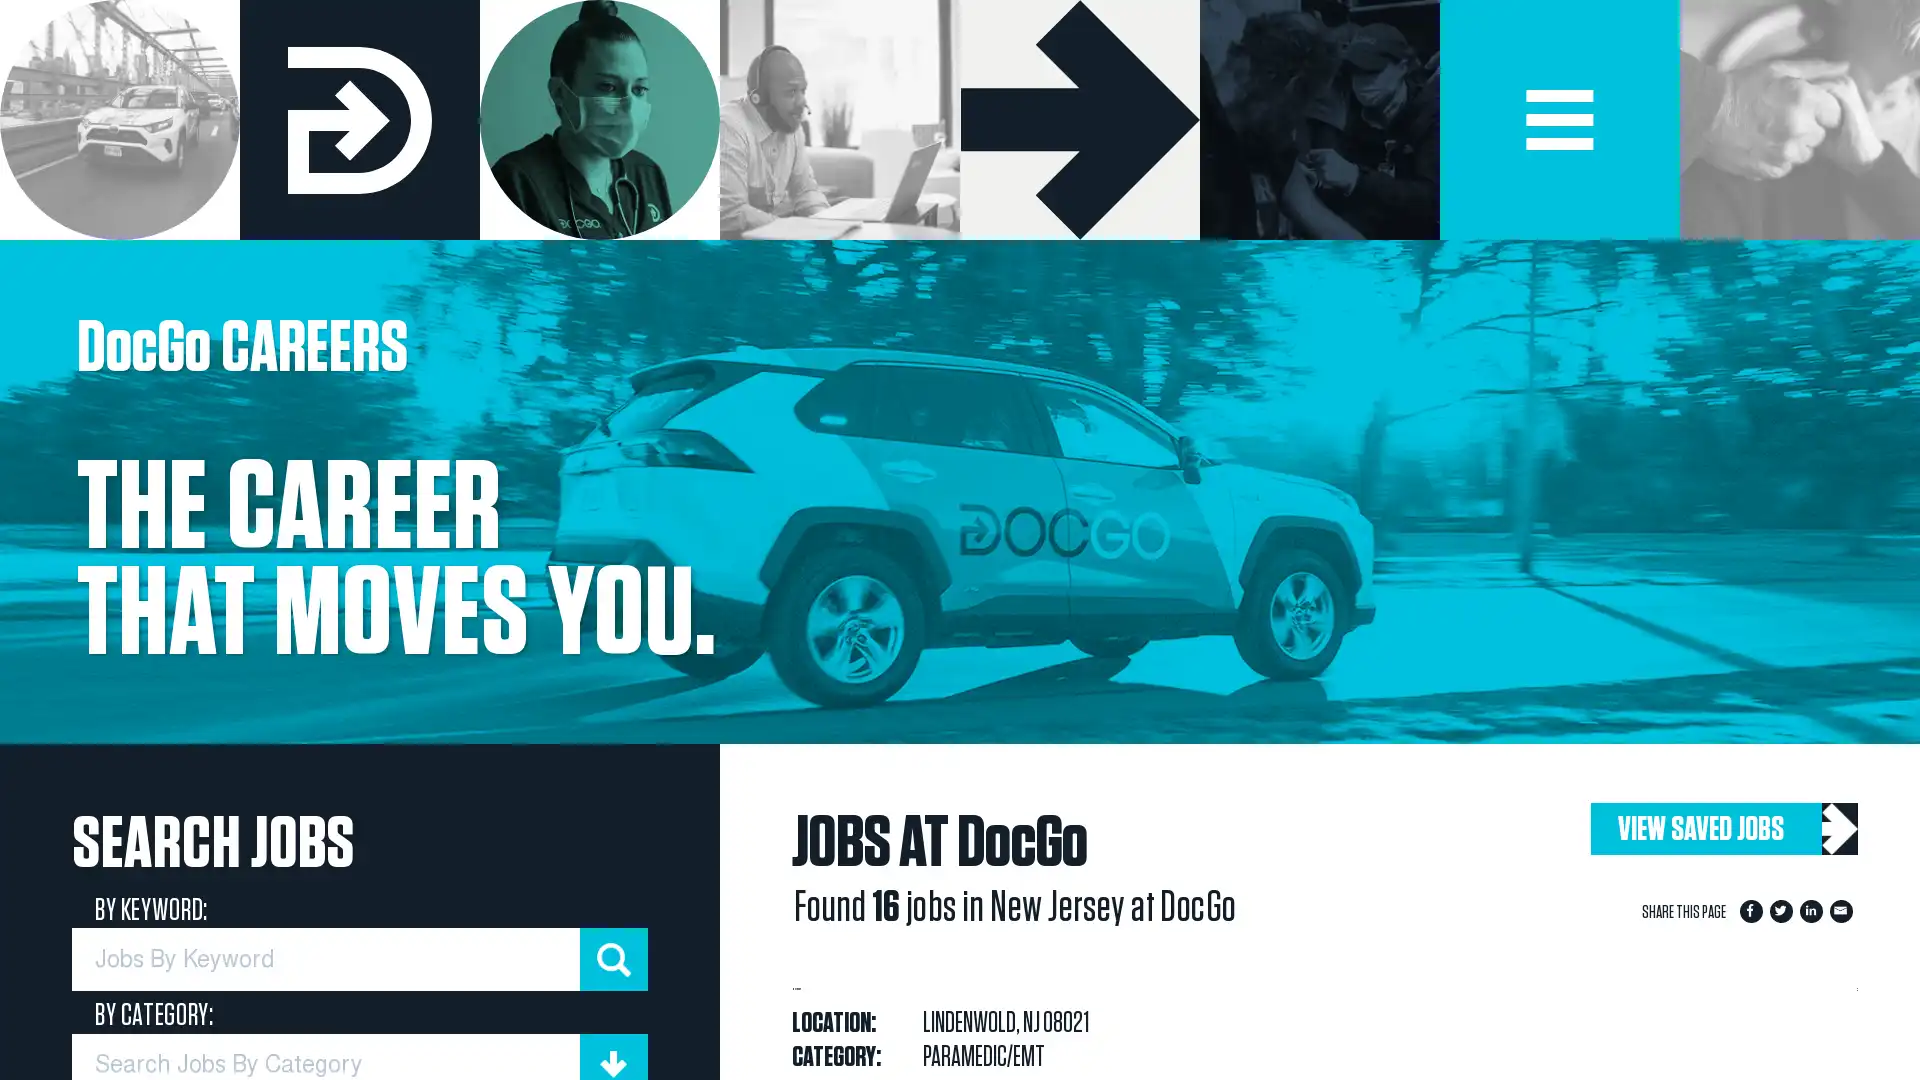  Describe the element at coordinates (1762, 910) in the screenshot. I see `Share to Facebook` at that location.